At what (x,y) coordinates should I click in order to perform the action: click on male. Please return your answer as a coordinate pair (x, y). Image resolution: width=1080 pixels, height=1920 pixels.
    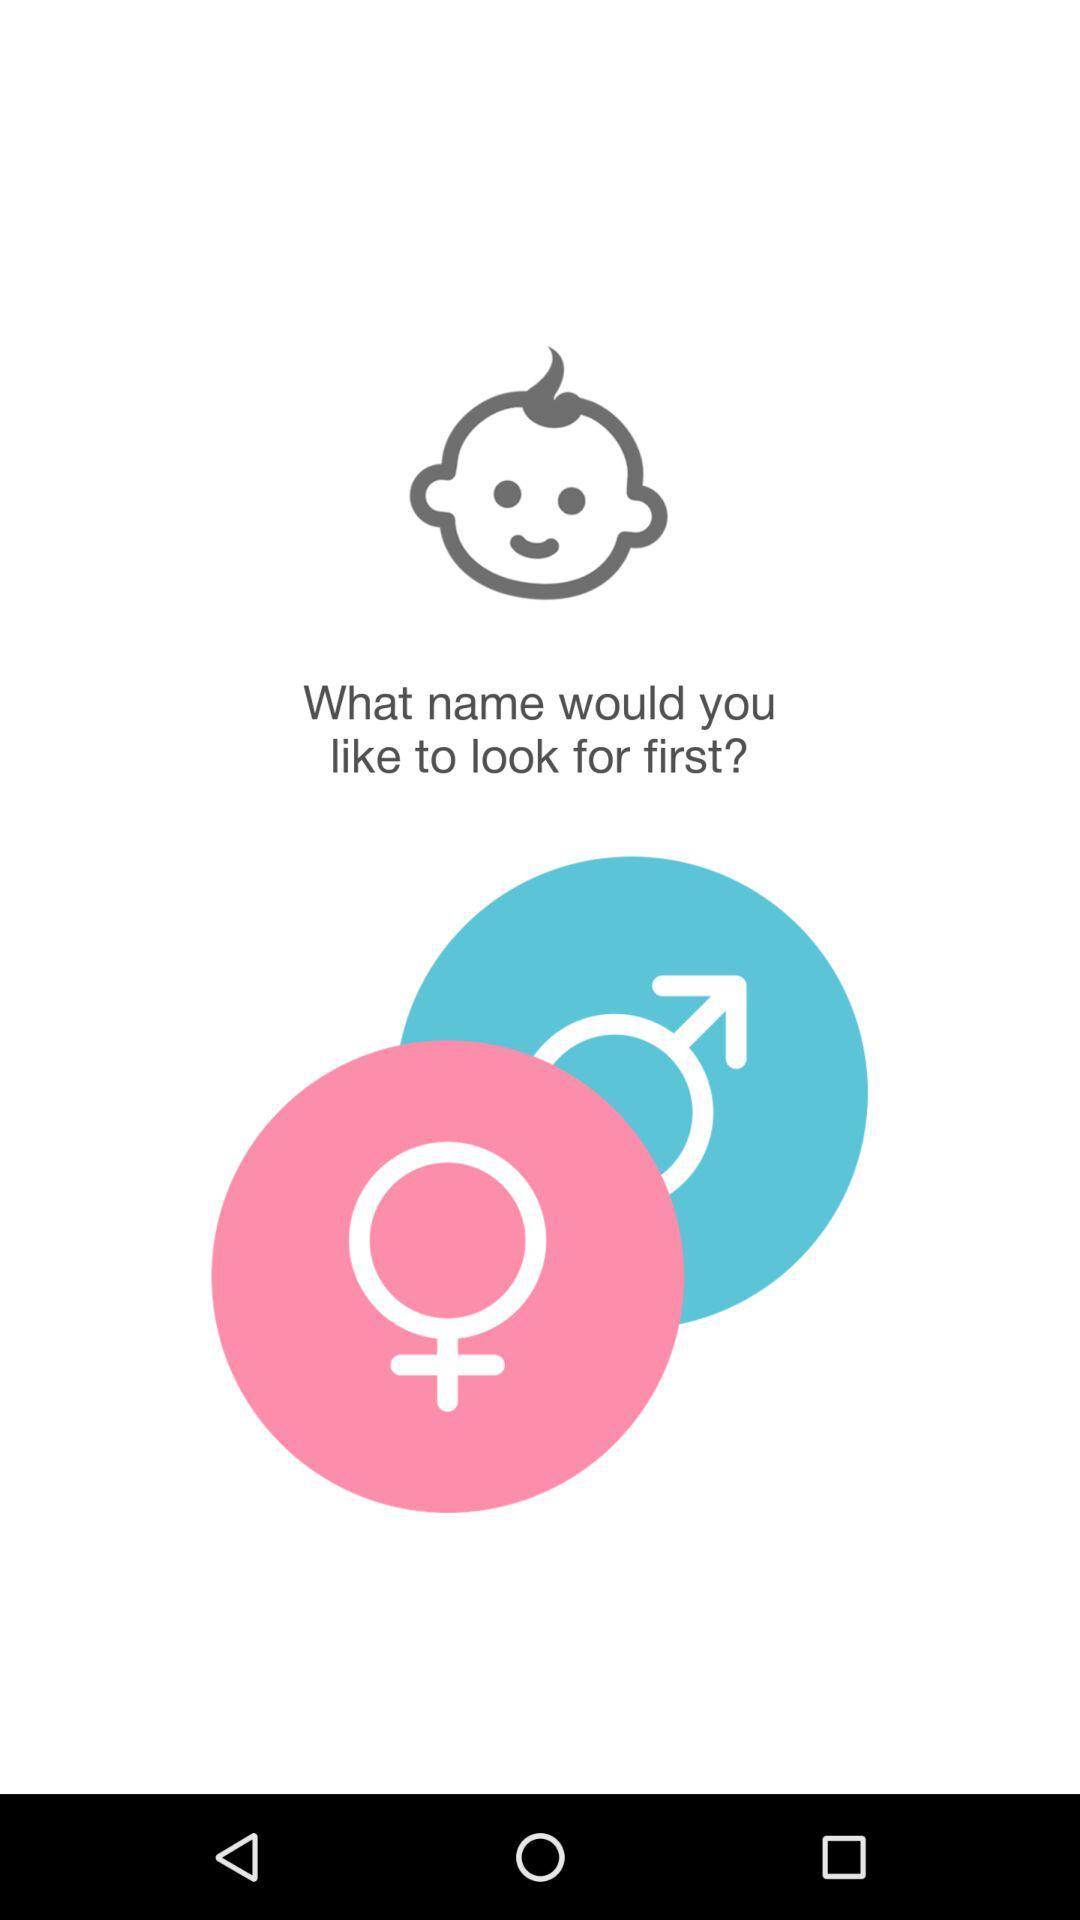
    Looking at the image, I should click on (631, 1091).